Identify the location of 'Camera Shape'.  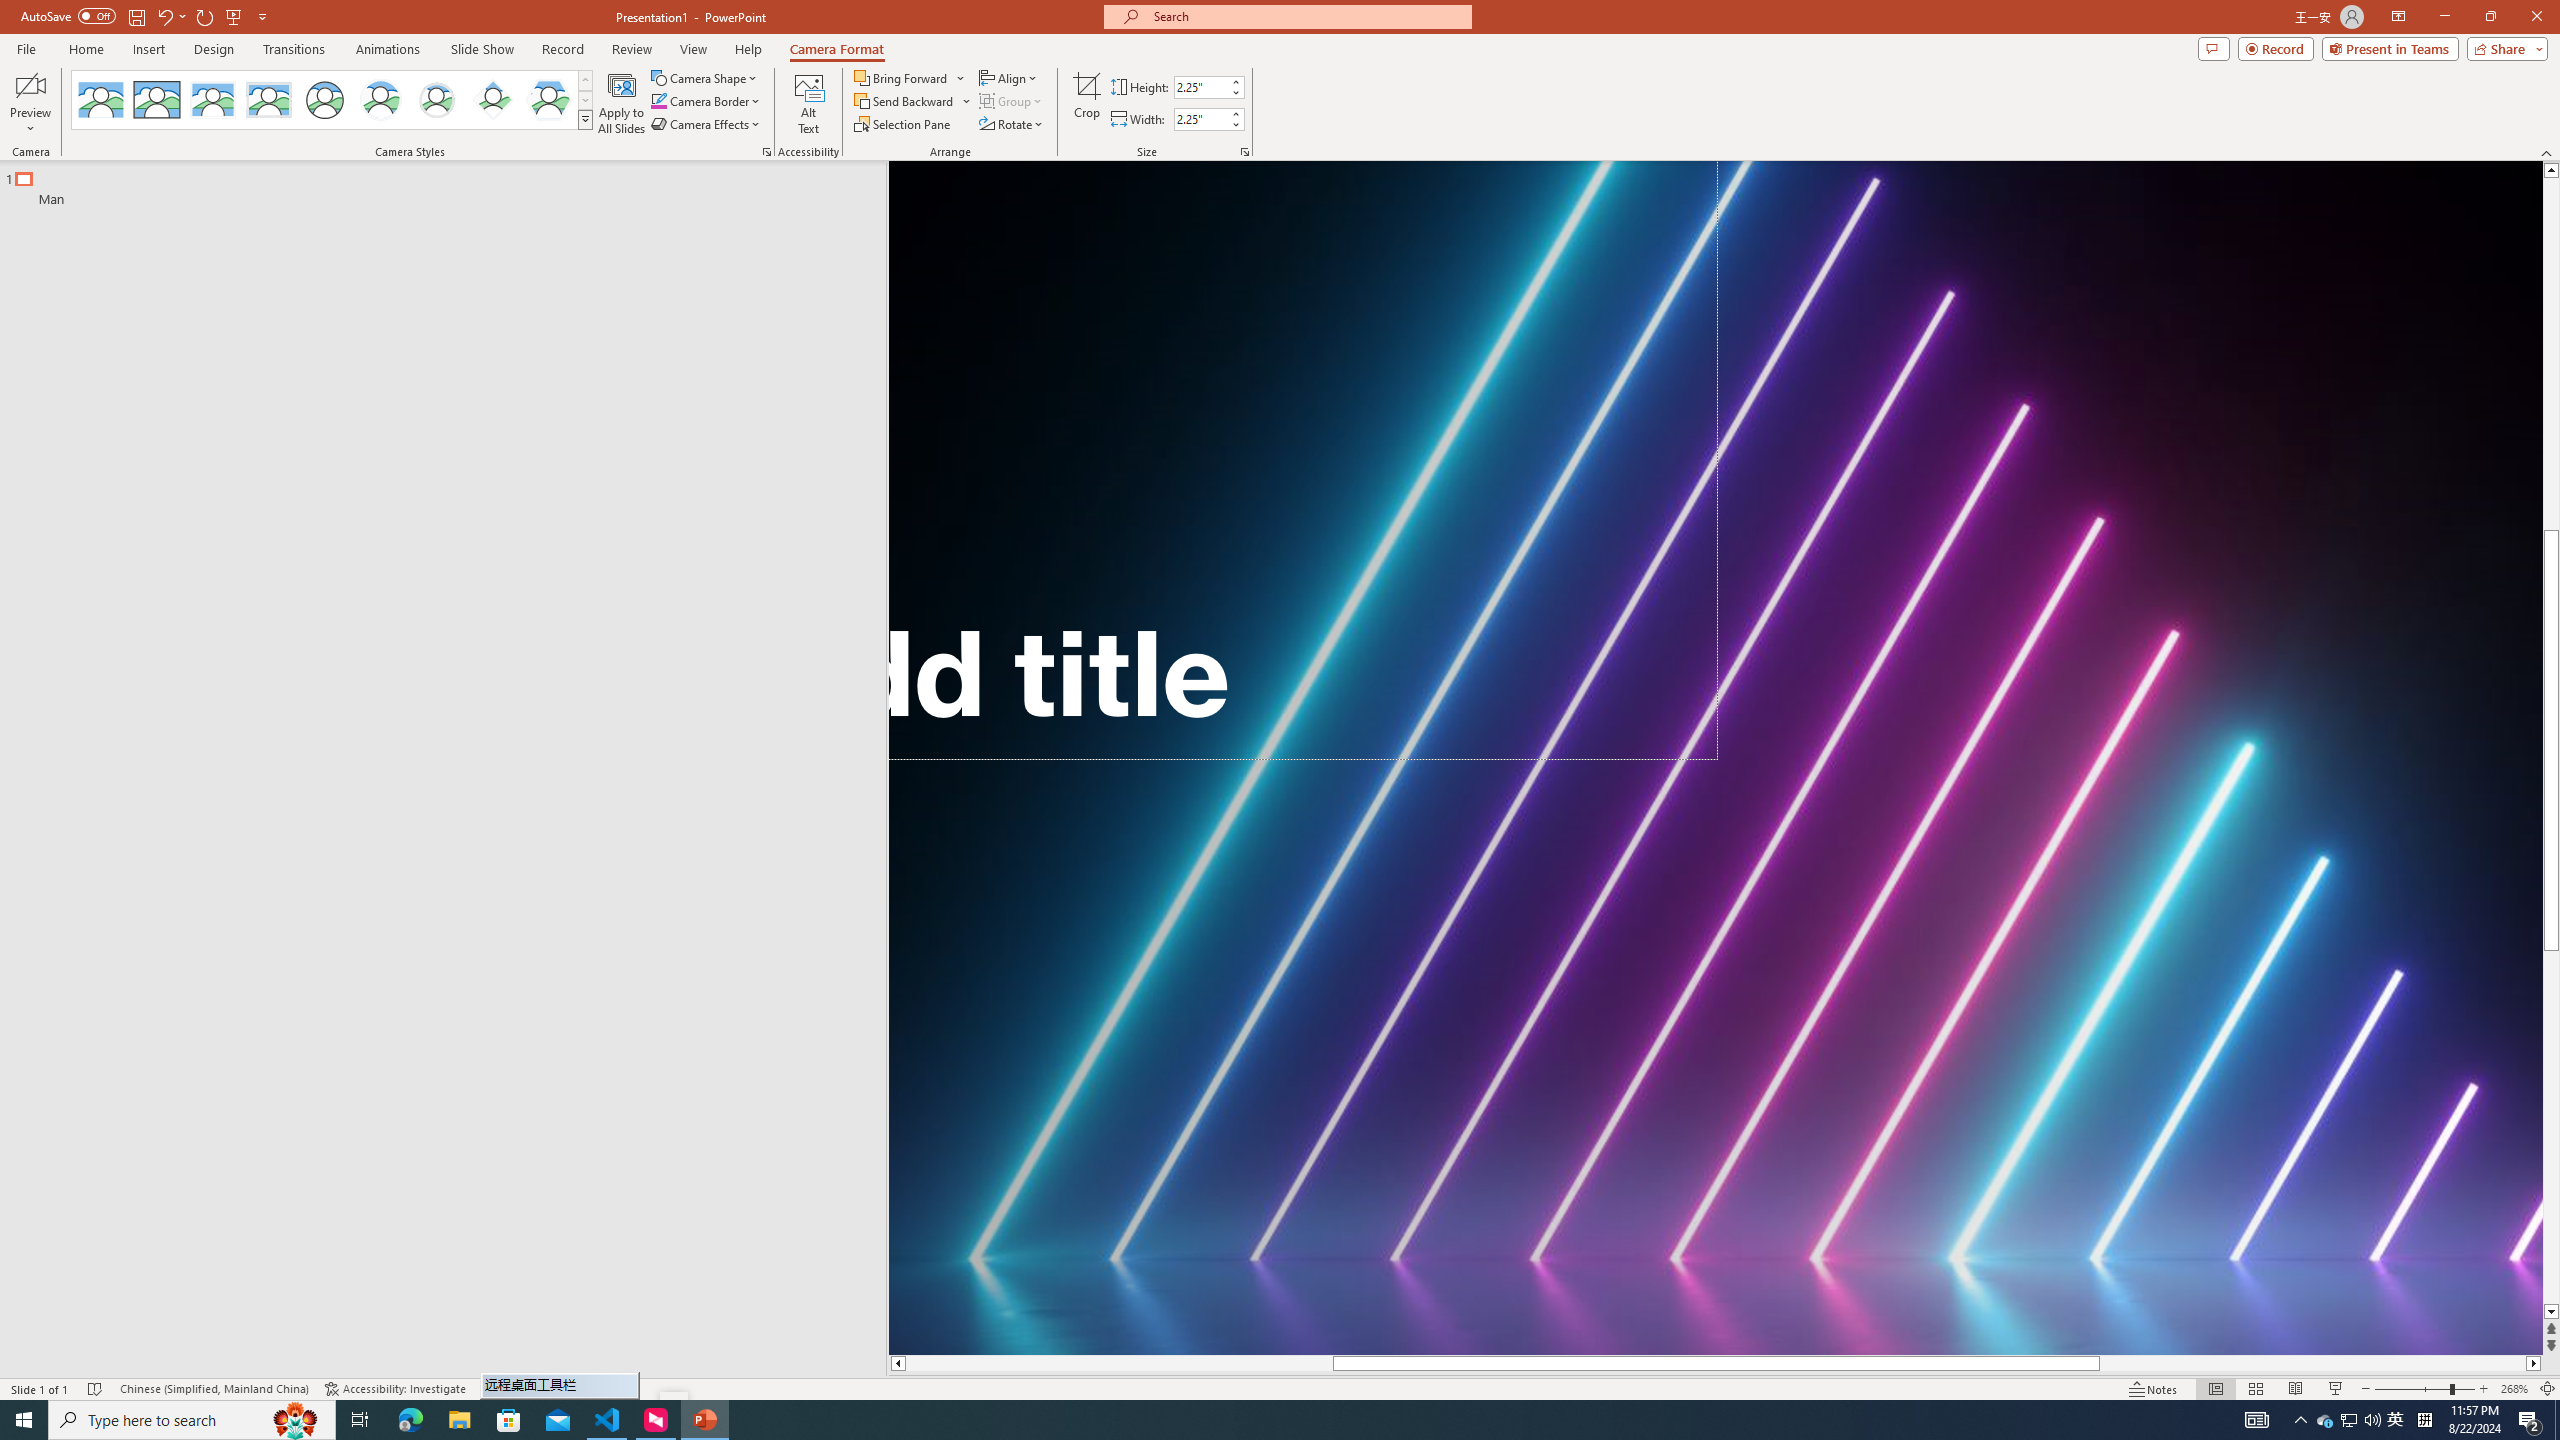
(705, 77).